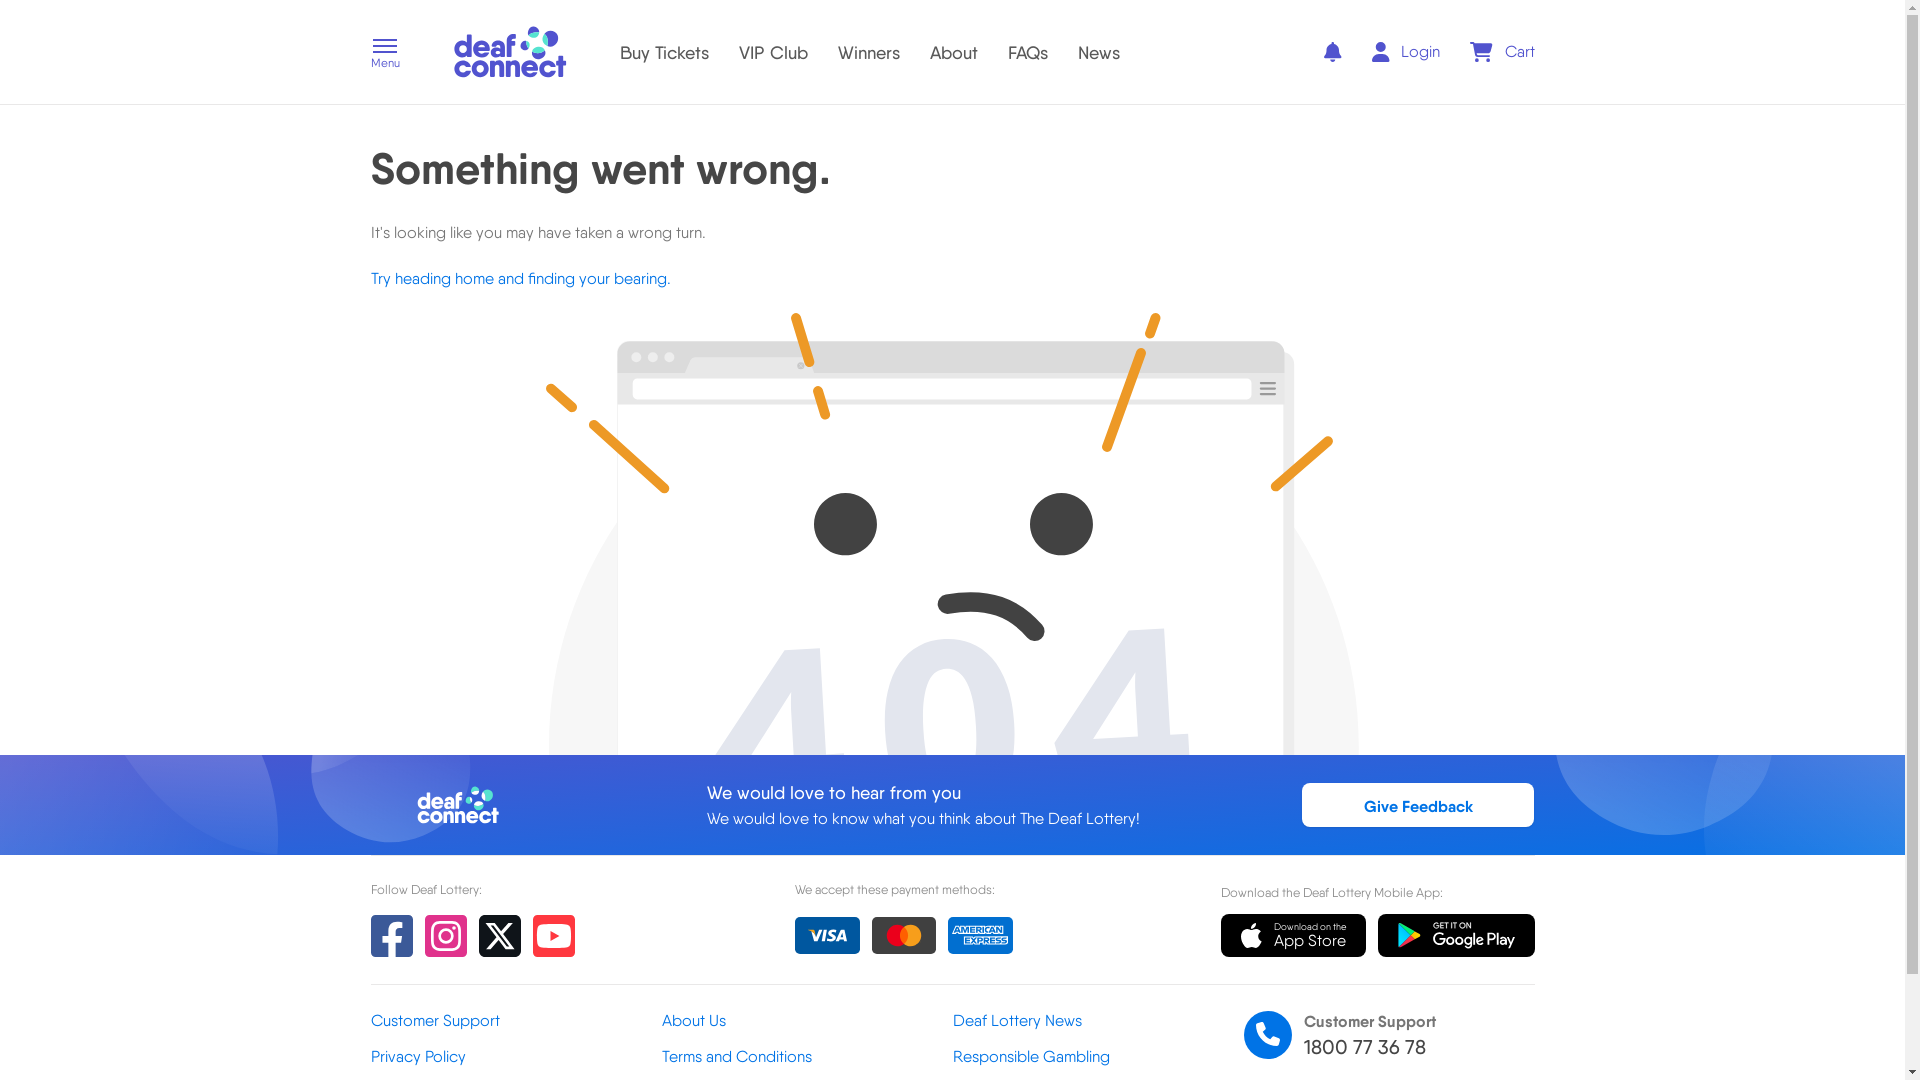 The width and height of the screenshot is (1920, 1080). What do you see at coordinates (519, 278) in the screenshot?
I see `'Try heading home and finding your bearing.'` at bounding box center [519, 278].